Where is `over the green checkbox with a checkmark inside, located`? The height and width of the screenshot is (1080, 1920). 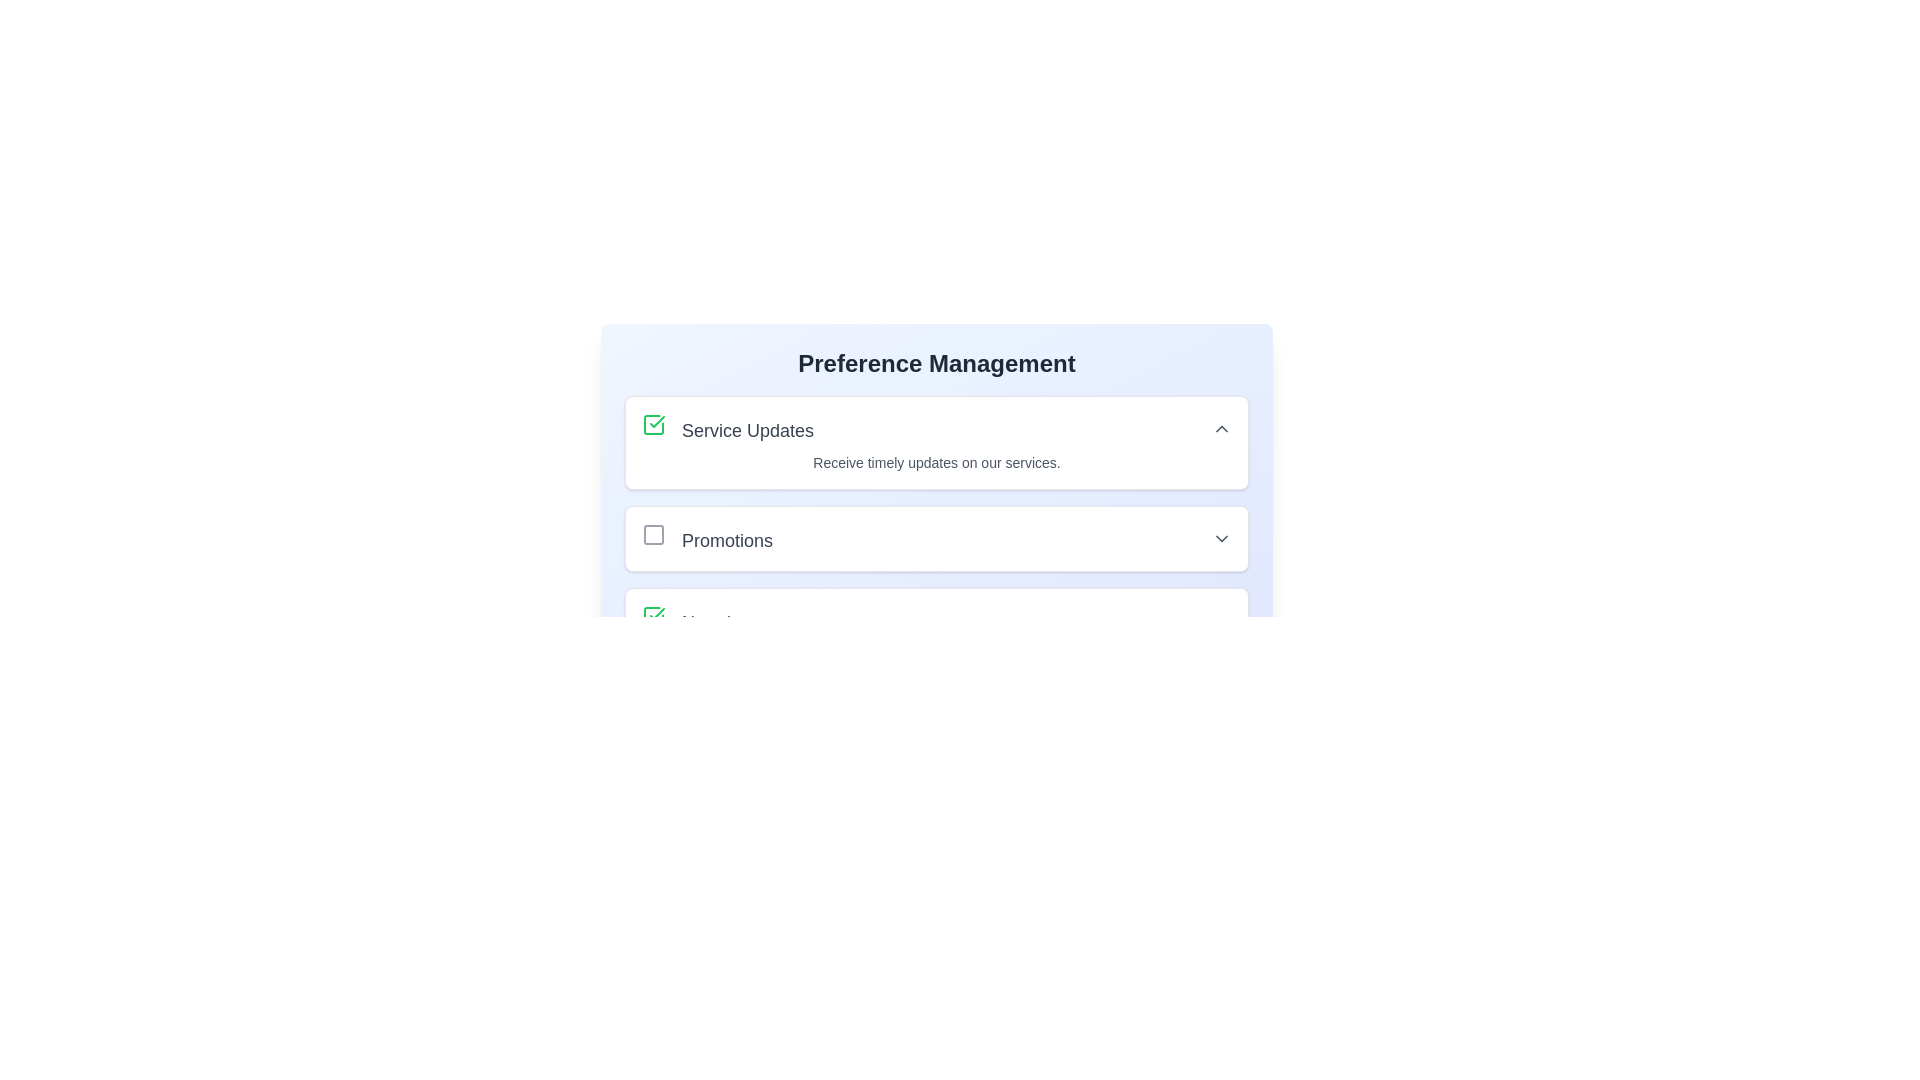
over the green checkbox with a checkmark inside, located is located at coordinates (653, 423).